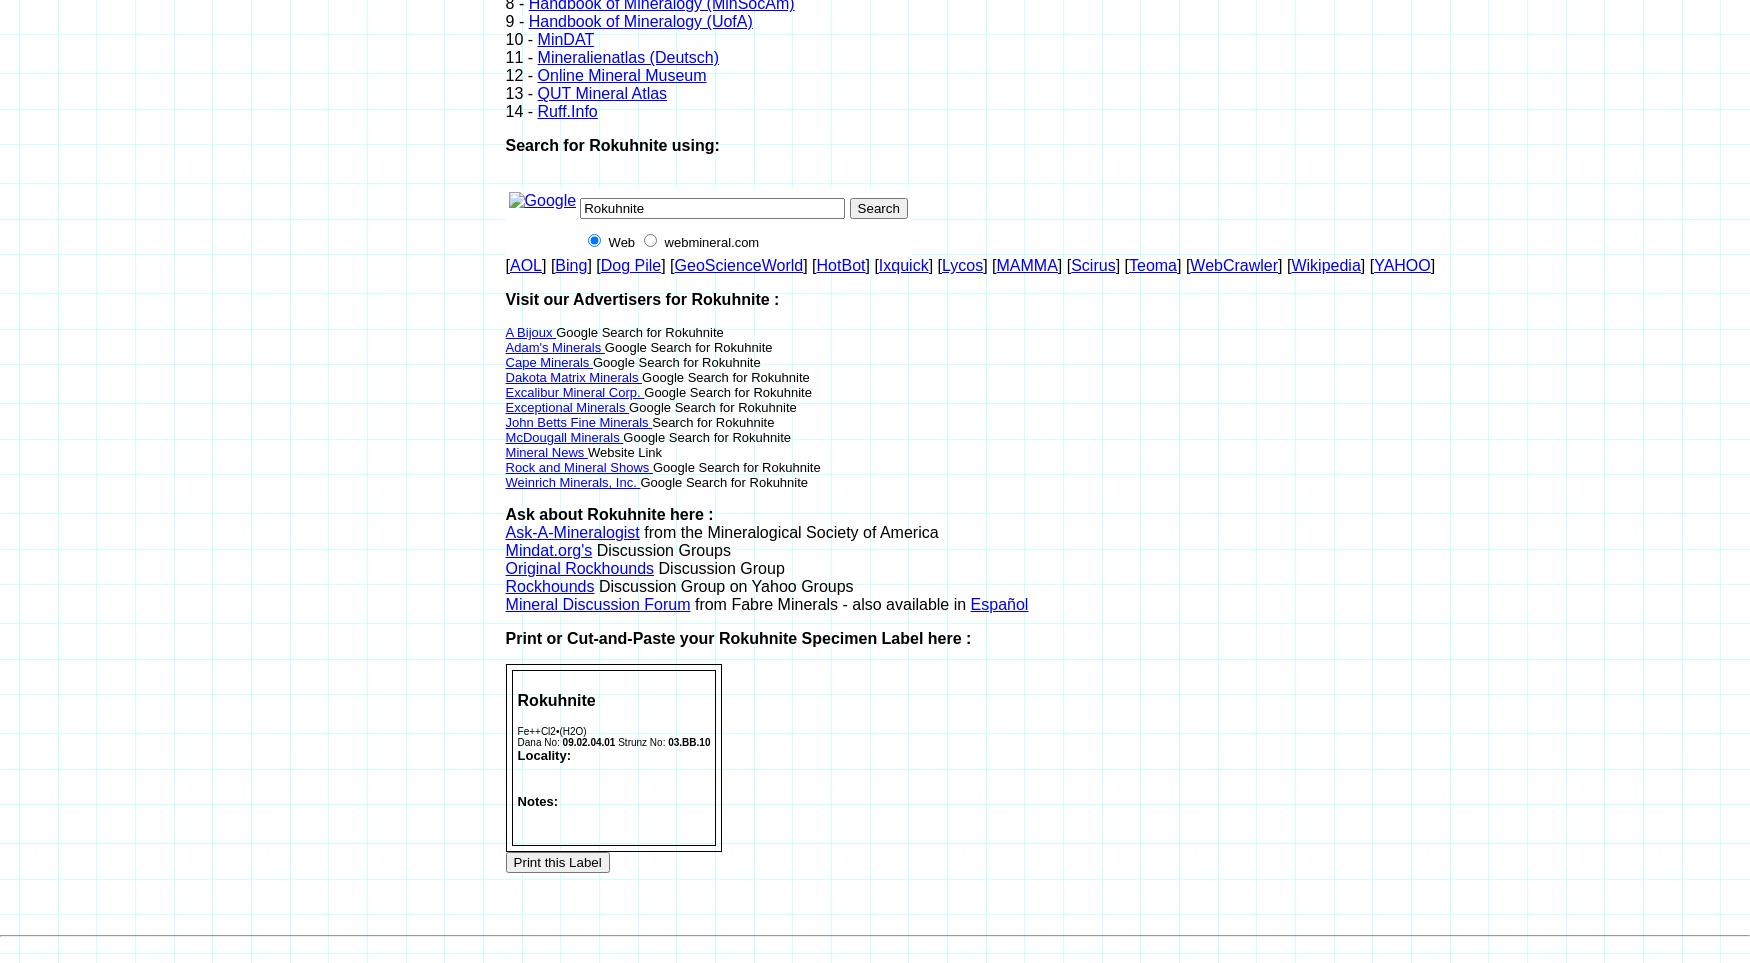 The height and width of the screenshot is (963, 1750). What do you see at coordinates (1400, 264) in the screenshot?
I see `'YAHOO'` at bounding box center [1400, 264].